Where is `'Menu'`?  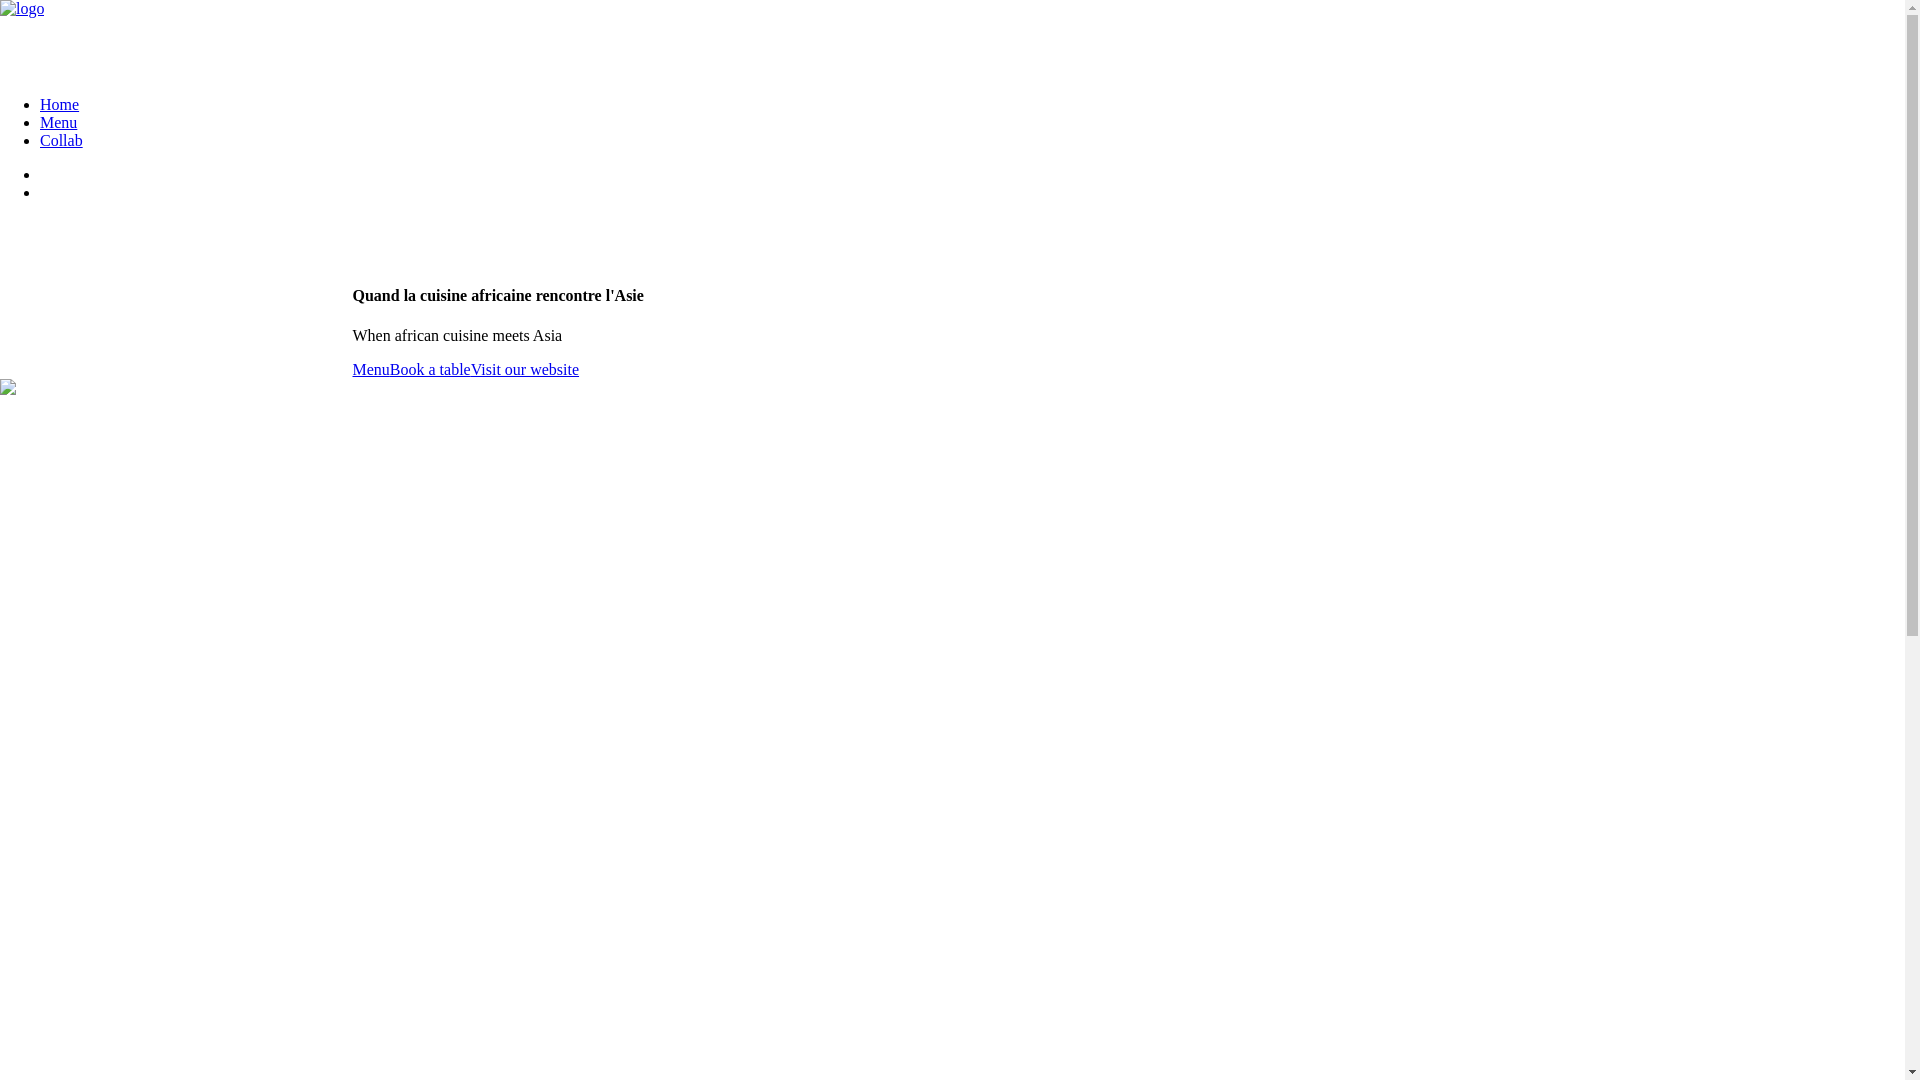 'Menu' is located at coordinates (351, 369).